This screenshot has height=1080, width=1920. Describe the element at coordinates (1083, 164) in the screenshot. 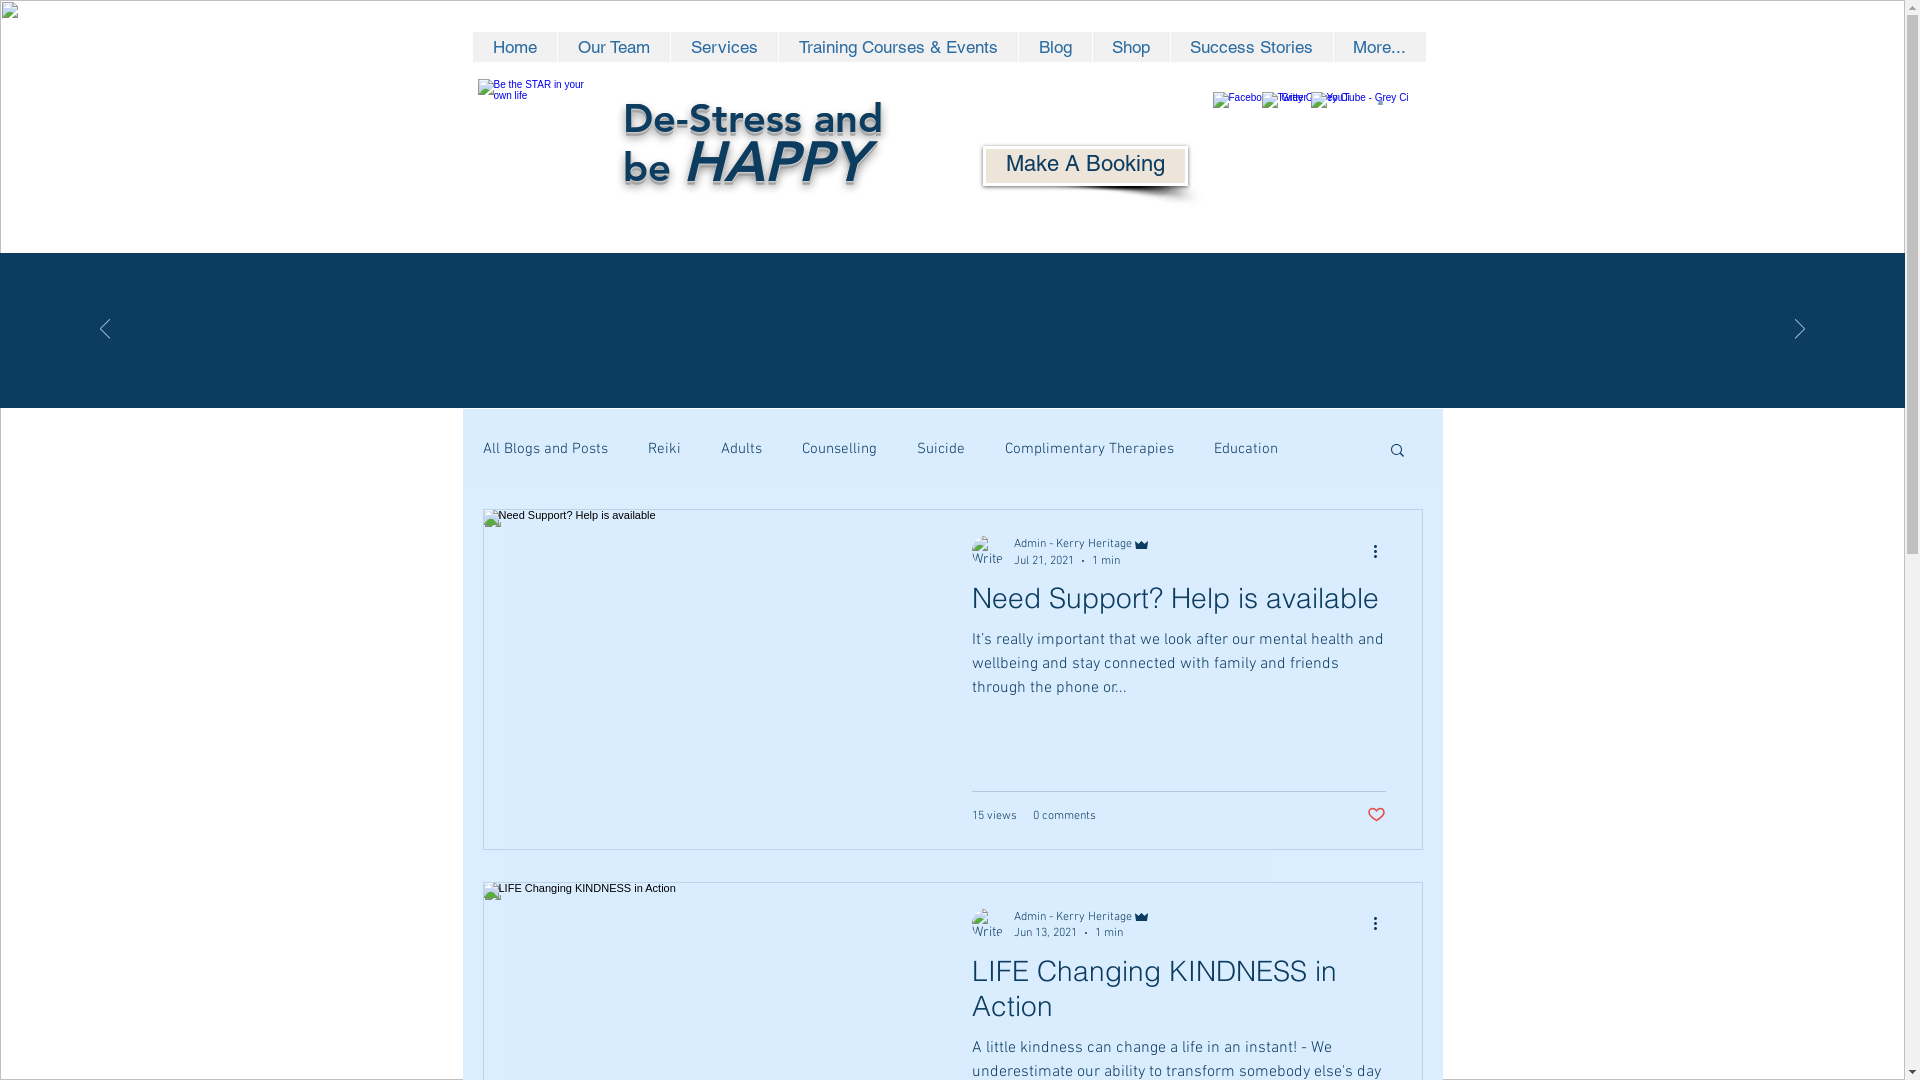

I see `'Make A Booking'` at that location.